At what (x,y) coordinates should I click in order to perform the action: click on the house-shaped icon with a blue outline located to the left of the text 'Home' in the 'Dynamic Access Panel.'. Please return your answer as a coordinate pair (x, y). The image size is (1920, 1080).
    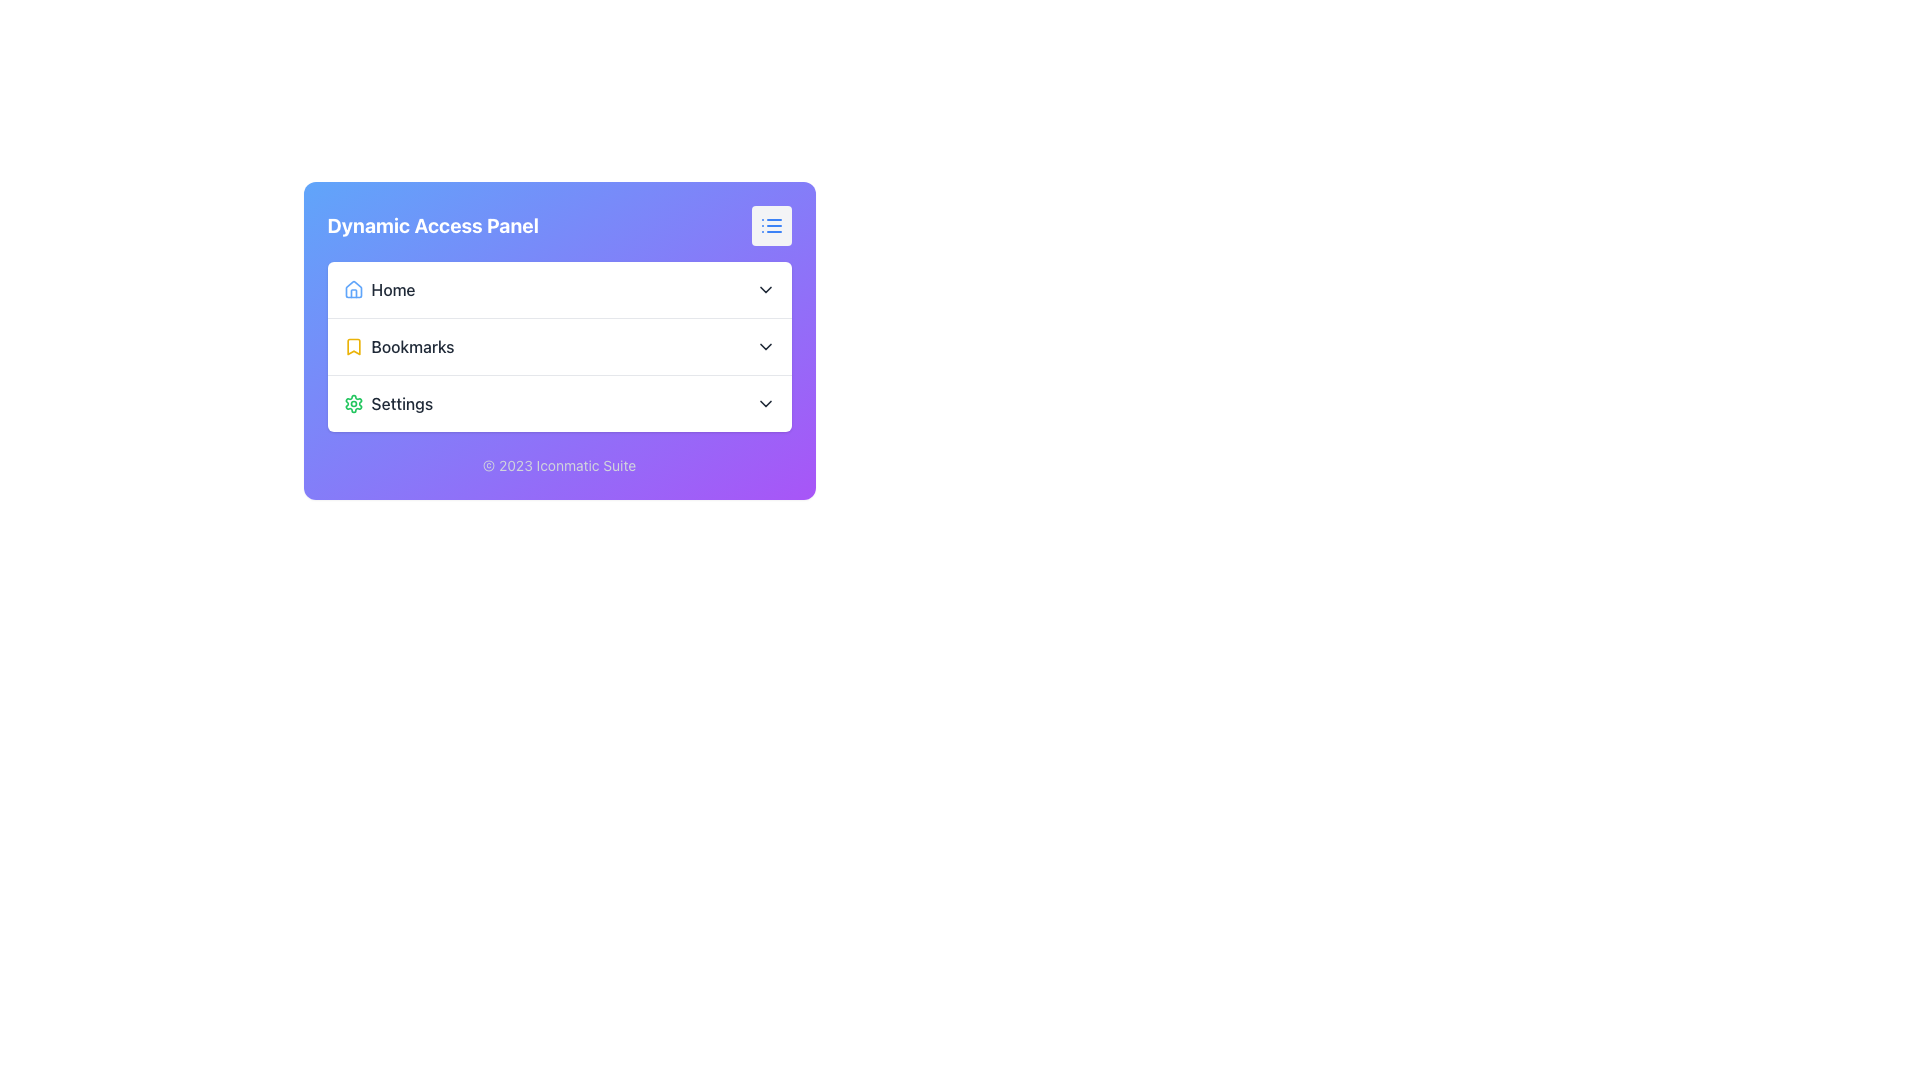
    Looking at the image, I should click on (353, 289).